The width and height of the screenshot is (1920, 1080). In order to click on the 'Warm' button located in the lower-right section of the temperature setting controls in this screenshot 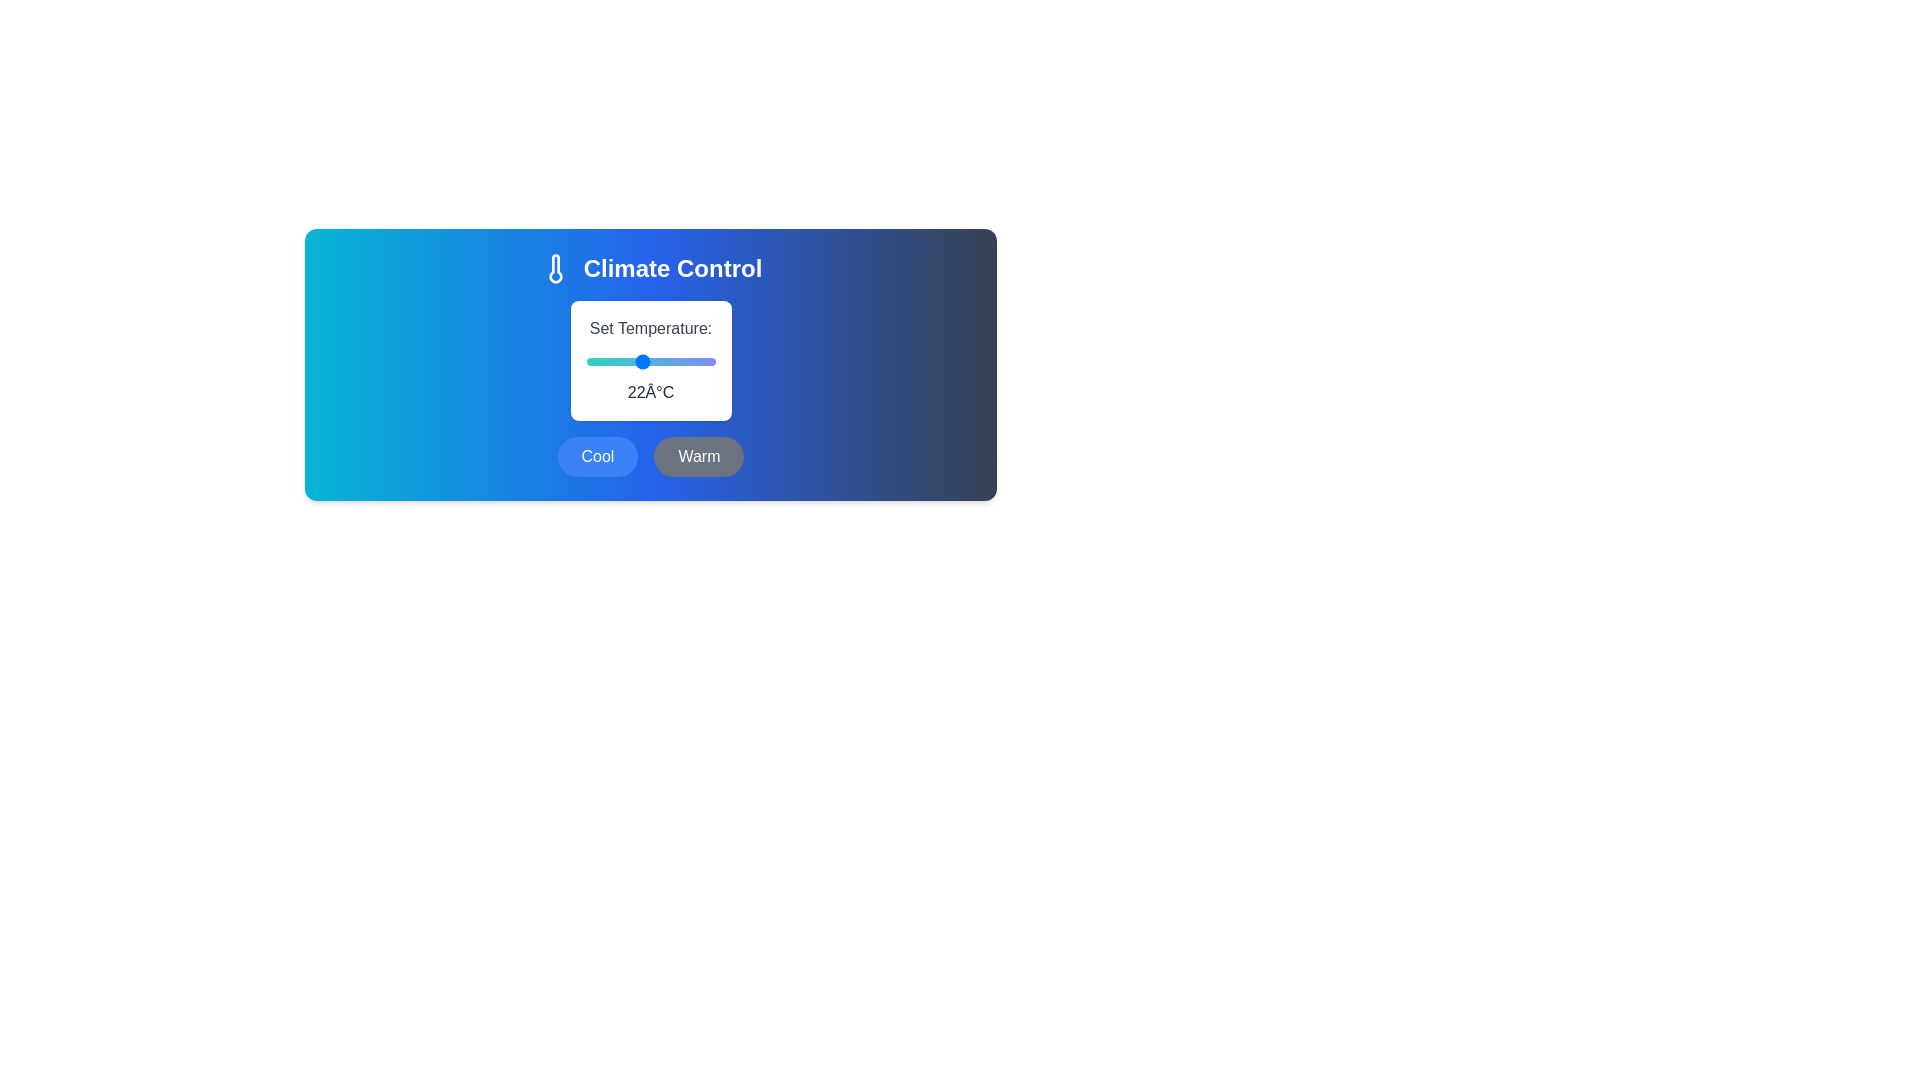, I will do `click(699, 456)`.